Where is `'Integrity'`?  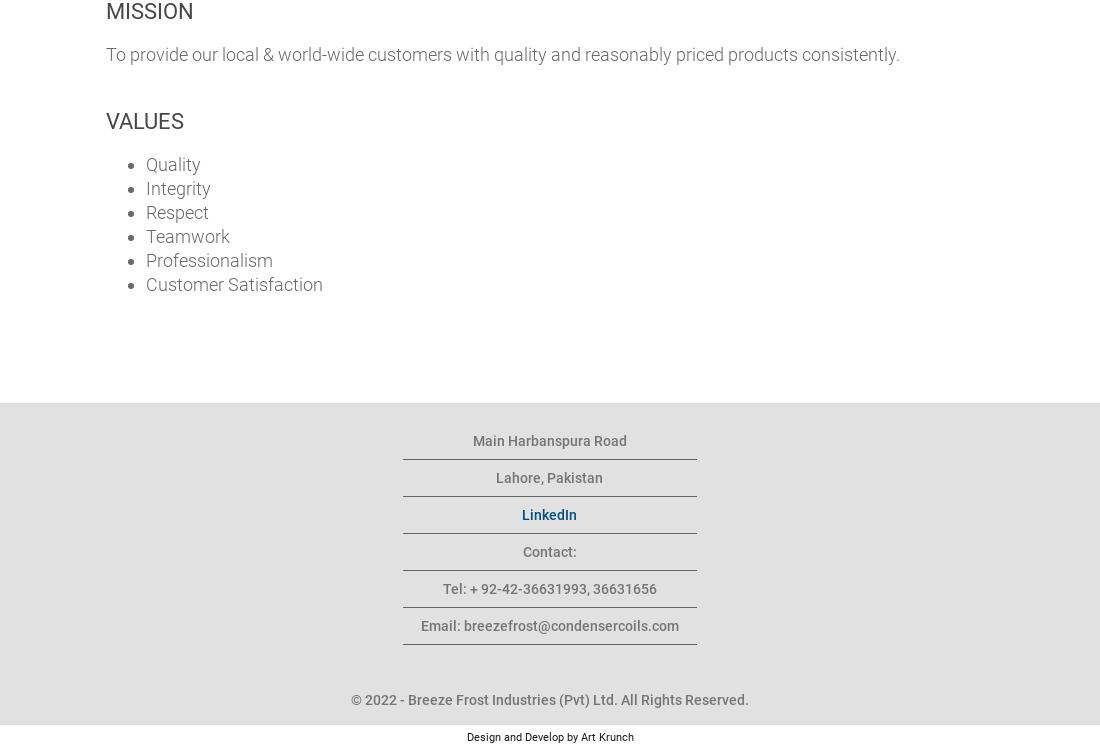 'Integrity' is located at coordinates (177, 188).